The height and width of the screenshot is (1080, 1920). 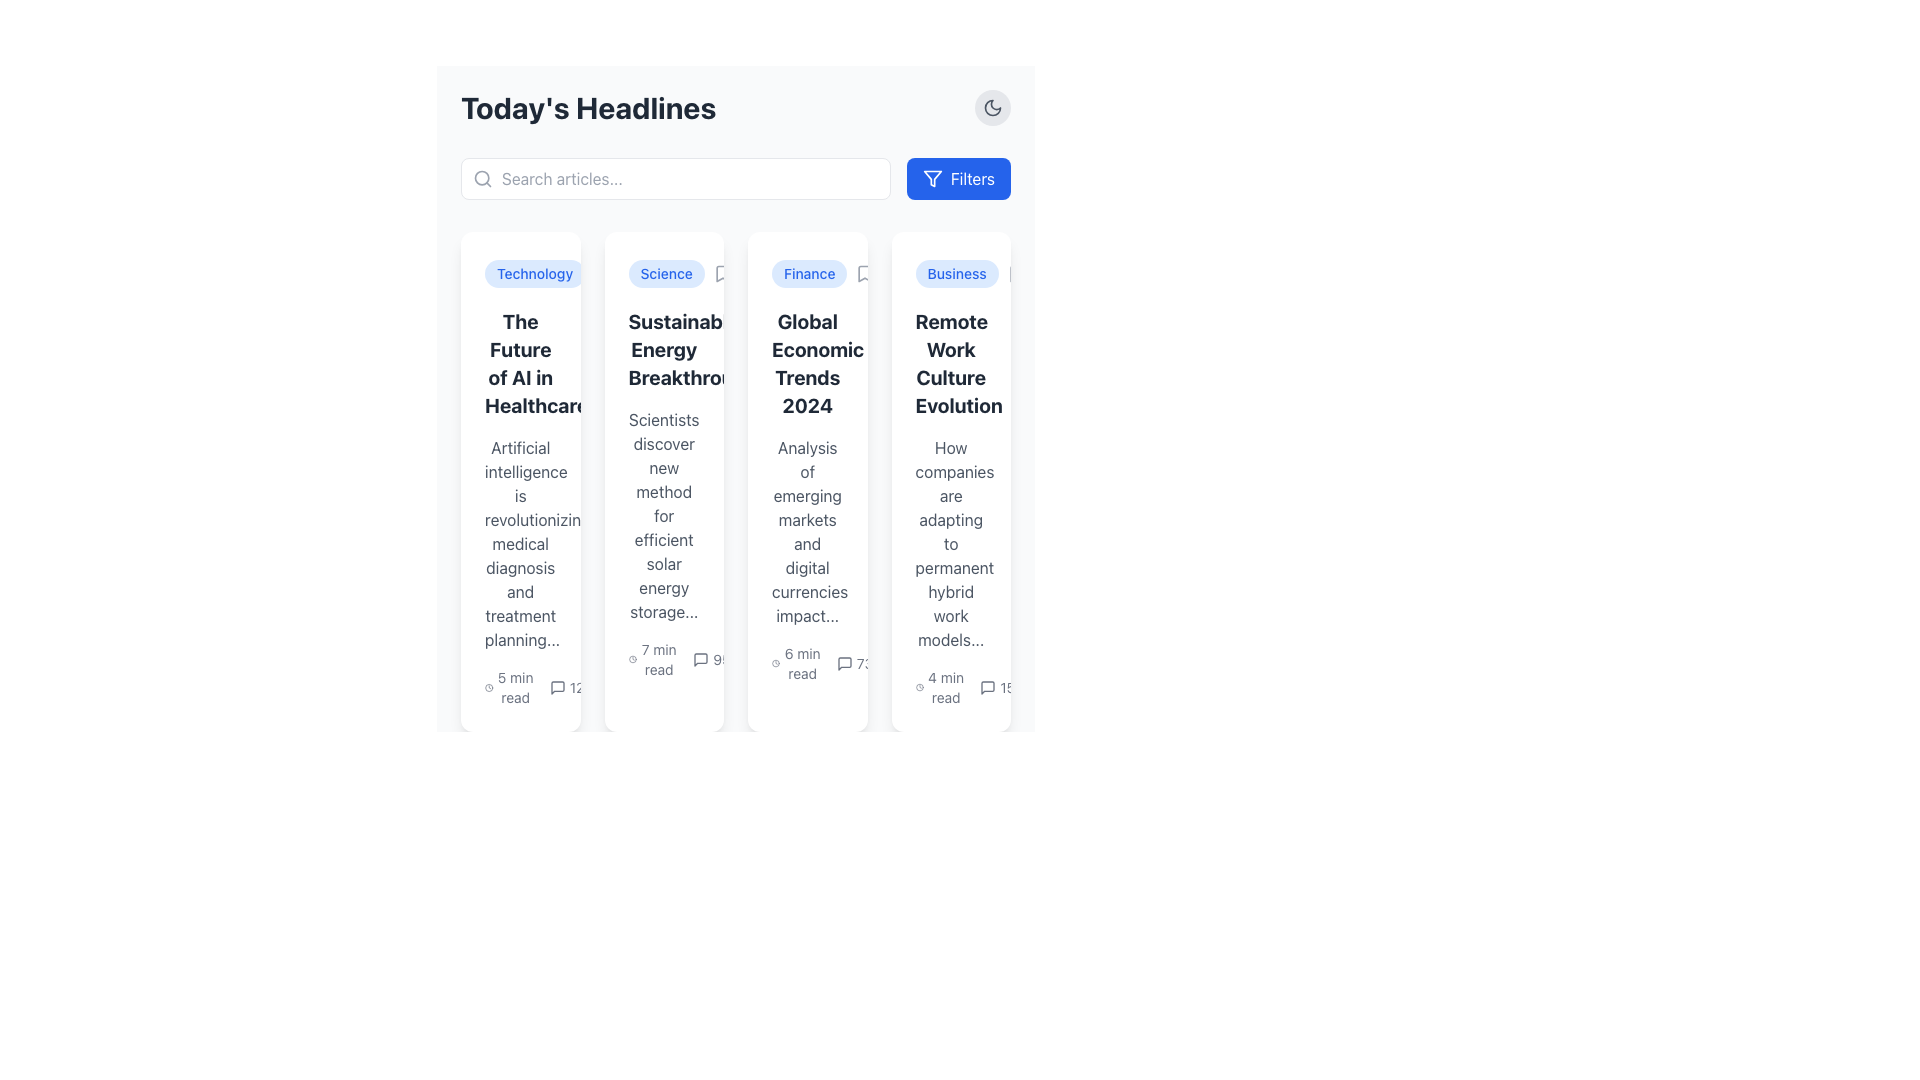 I want to click on informational label displaying '7 min read' located at the bottom of the second card, which includes a clock icon, to understand the reading duration, so click(x=652, y=659).